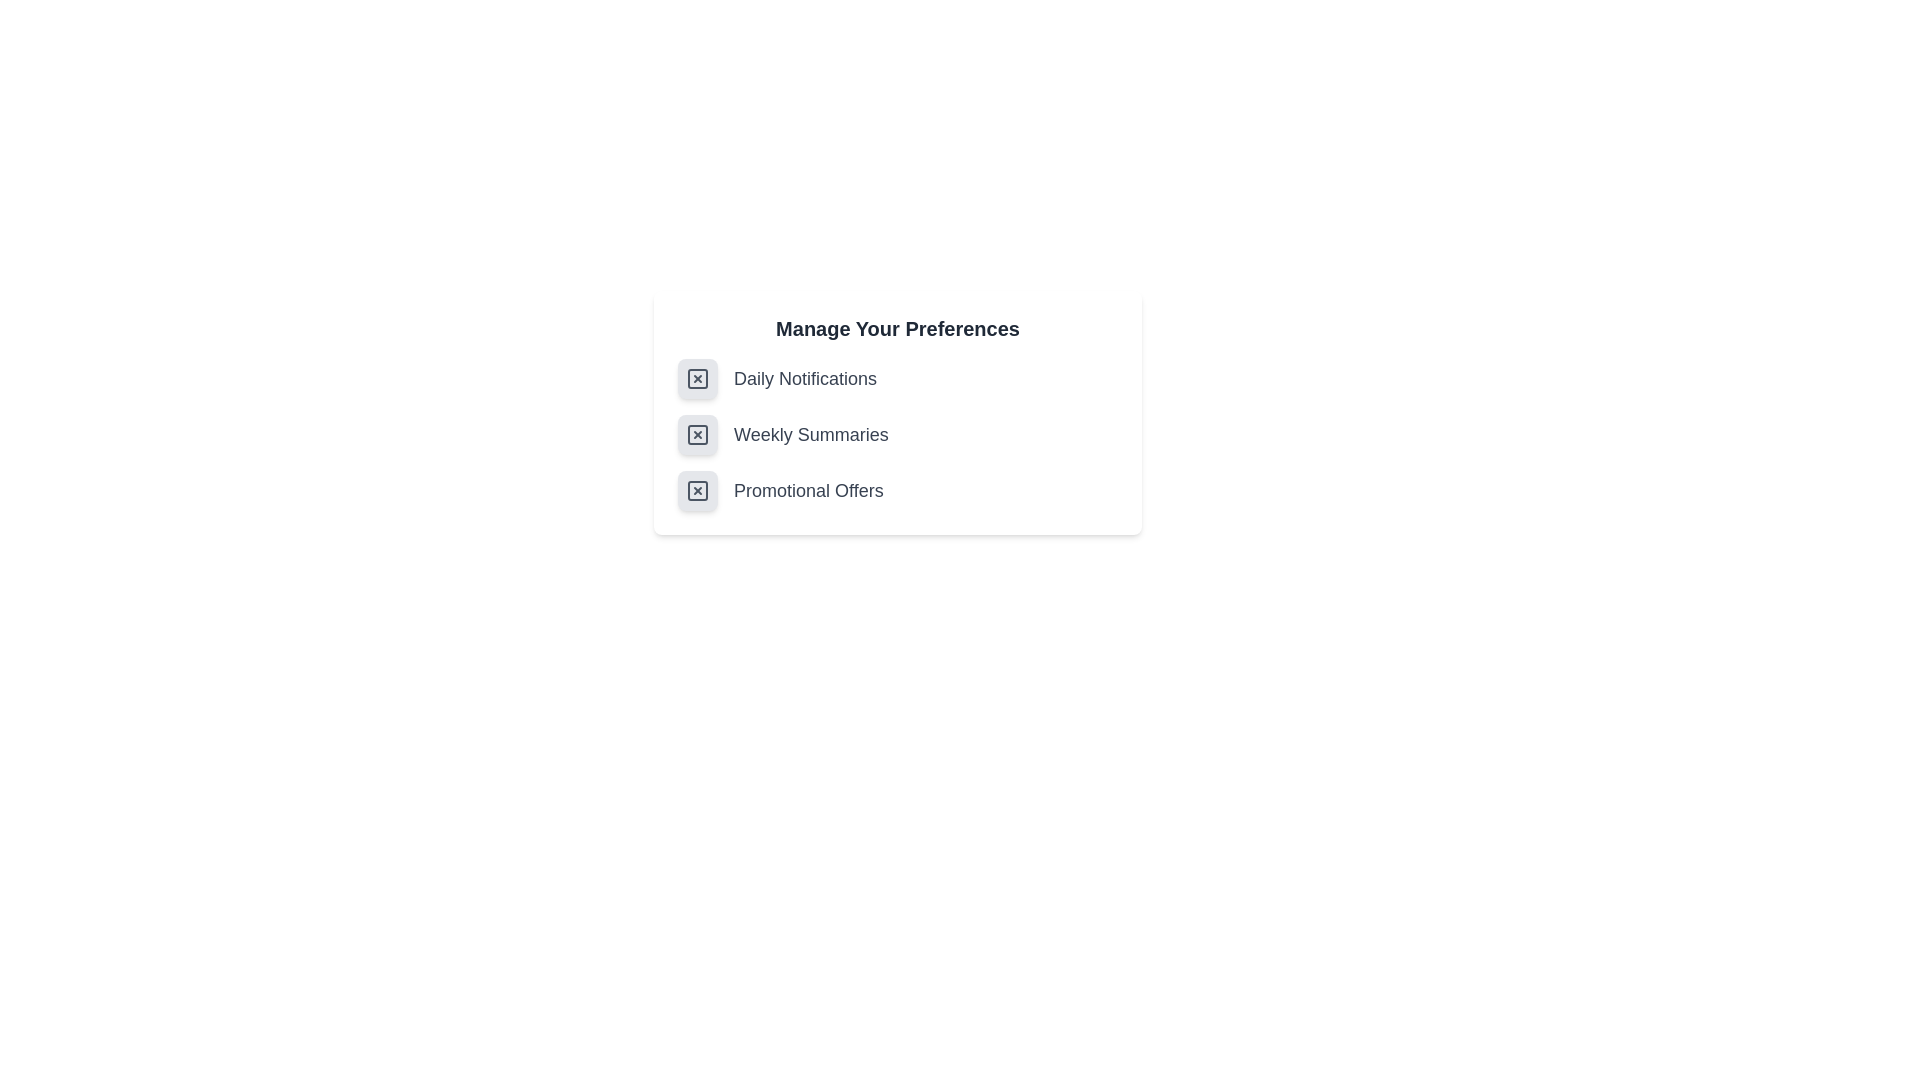  What do you see at coordinates (697, 378) in the screenshot?
I see `the 'Daily Notifications' checkbox` at bounding box center [697, 378].